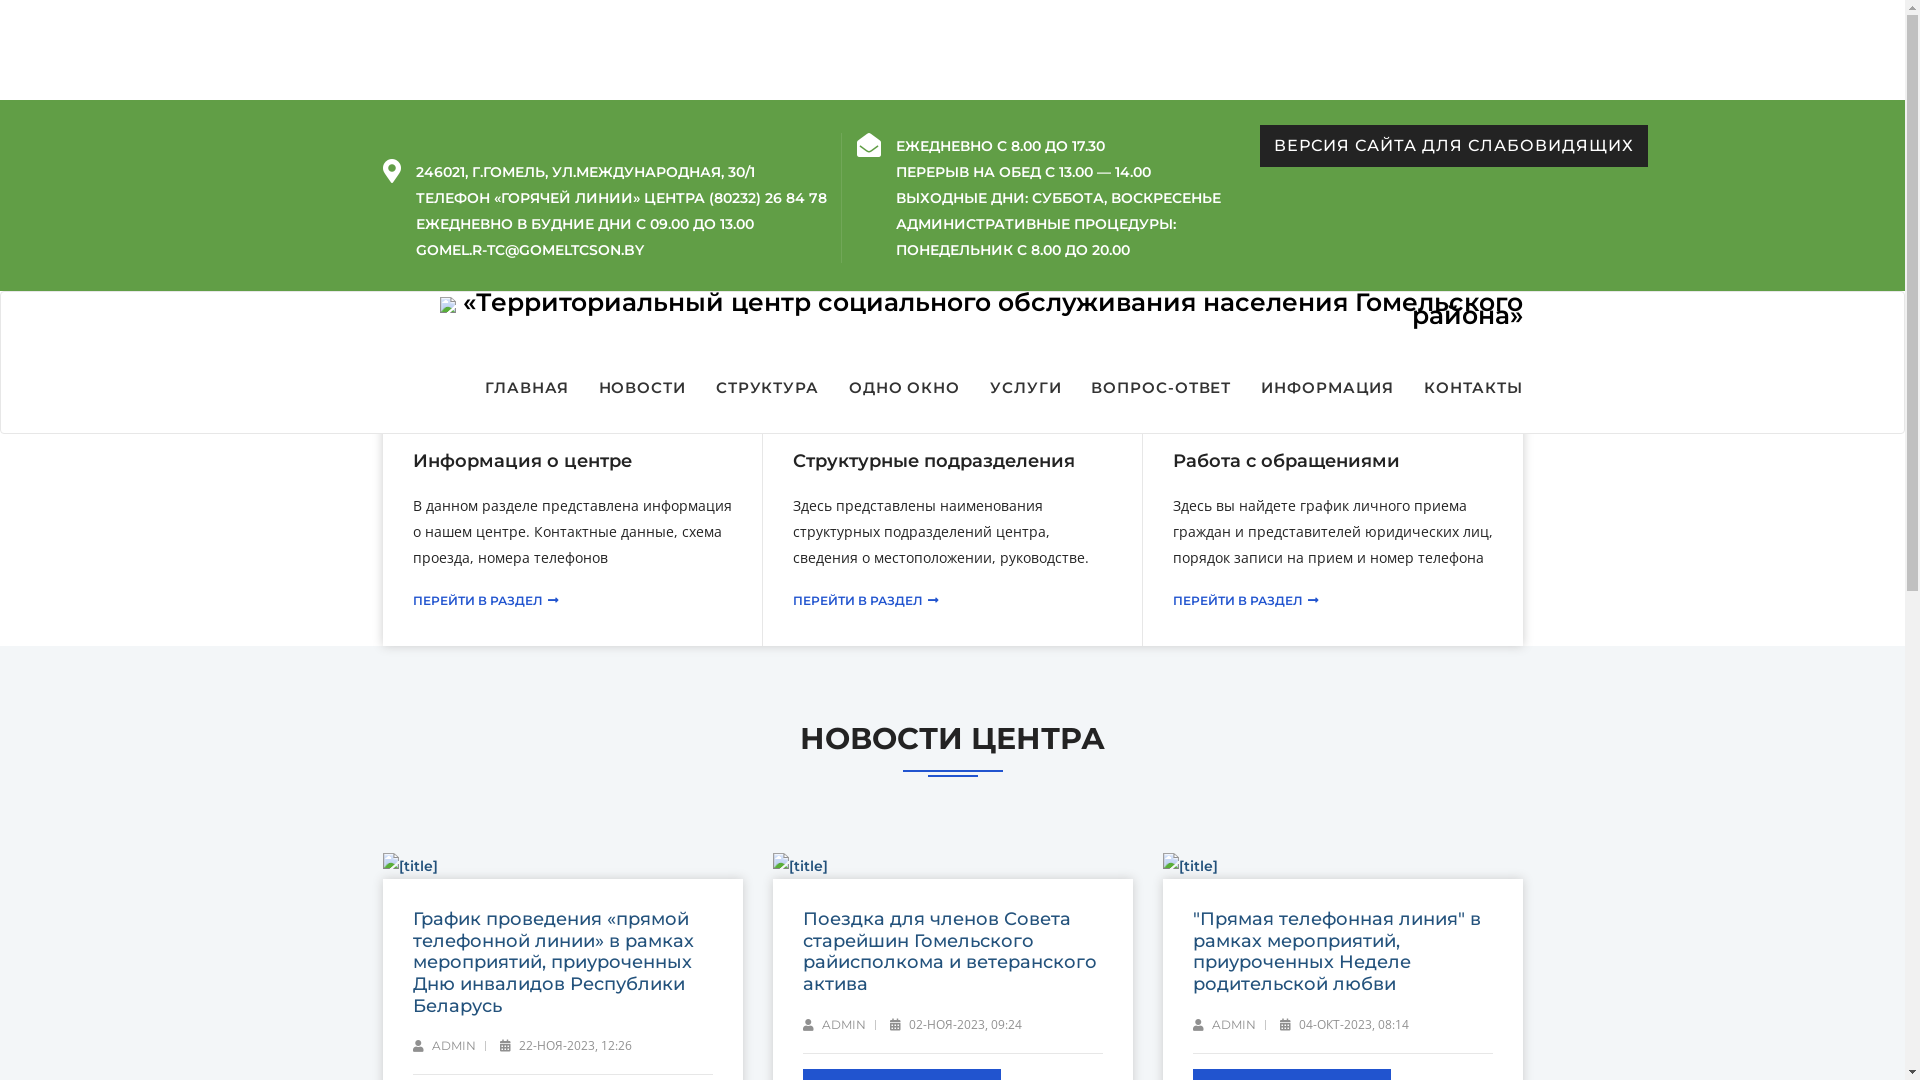 The width and height of the screenshot is (1920, 1080). I want to click on 'ADMIN', so click(442, 1044).